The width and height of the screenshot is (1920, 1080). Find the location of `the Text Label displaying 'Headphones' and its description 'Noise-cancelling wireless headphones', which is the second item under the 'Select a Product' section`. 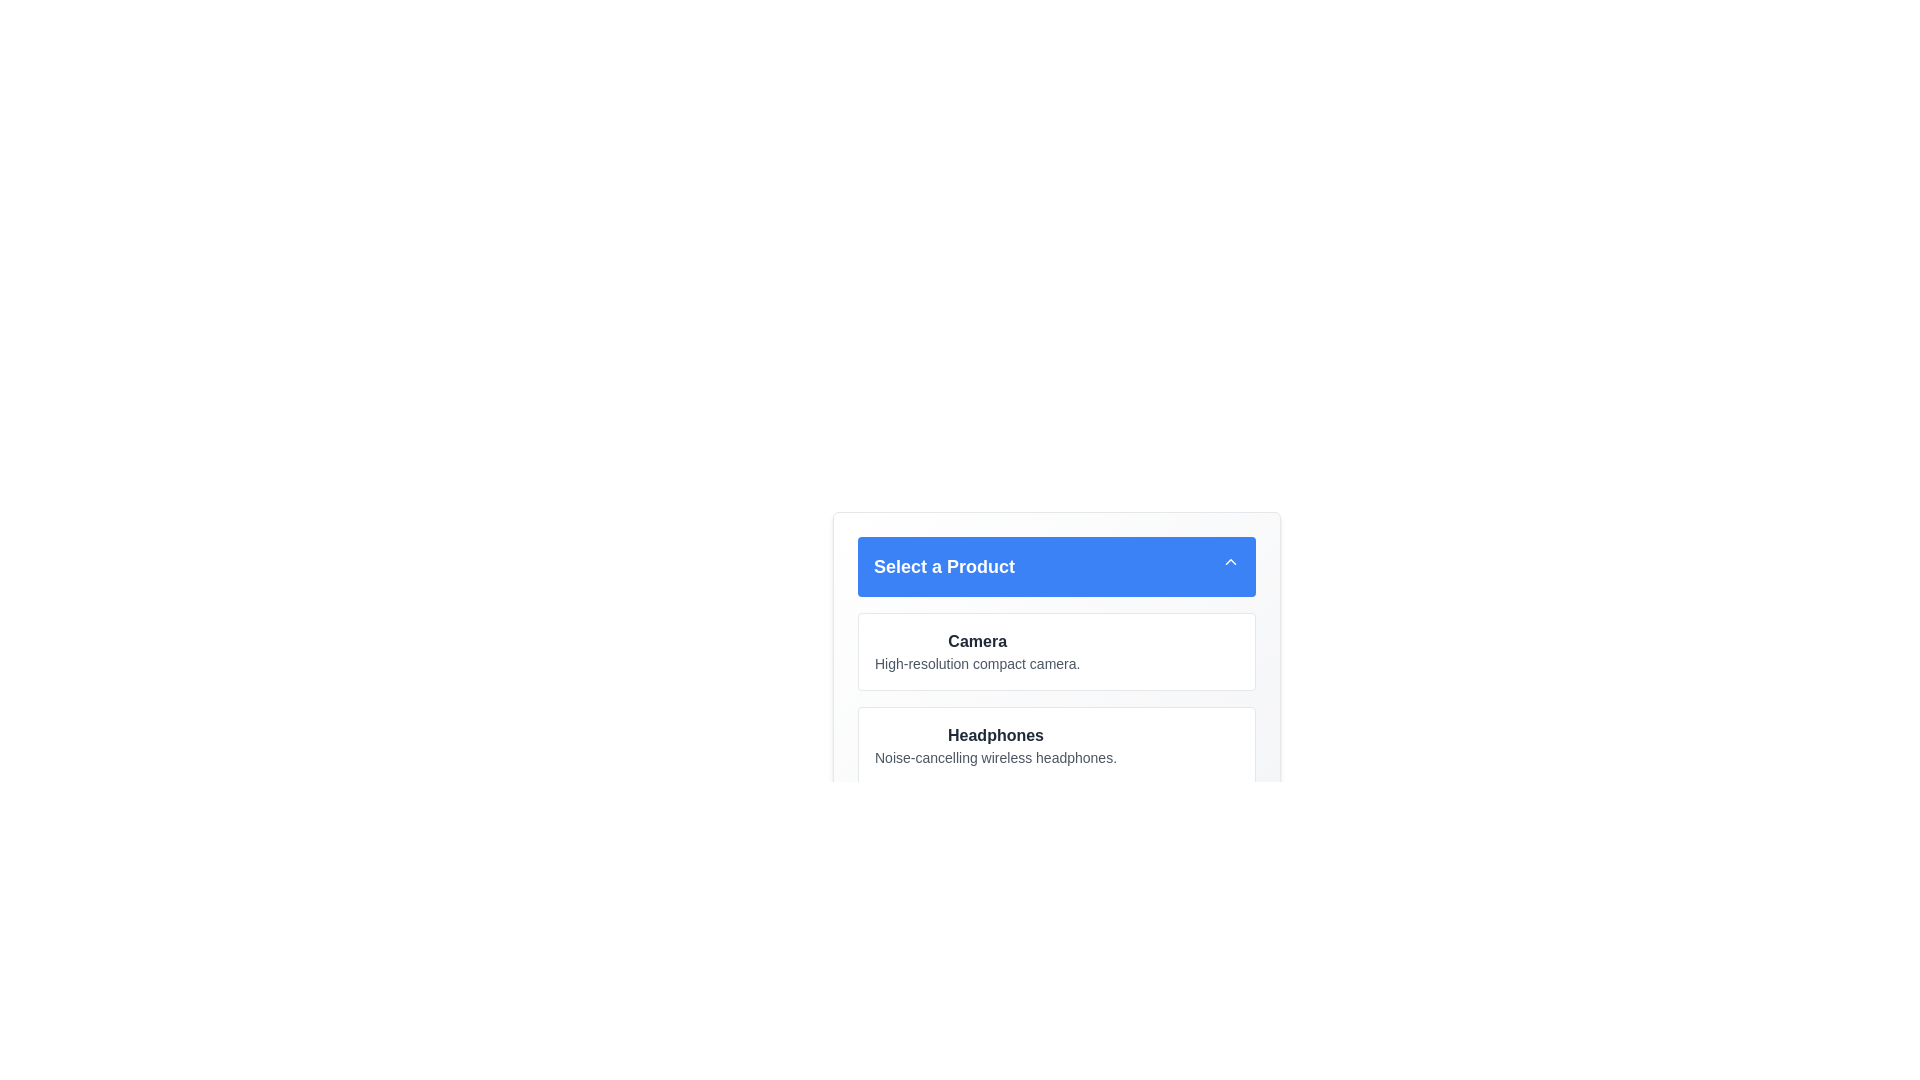

the Text Label displaying 'Headphones' and its description 'Noise-cancelling wireless headphones', which is the second item under the 'Select a Product' section is located at coordinates (996, 745).